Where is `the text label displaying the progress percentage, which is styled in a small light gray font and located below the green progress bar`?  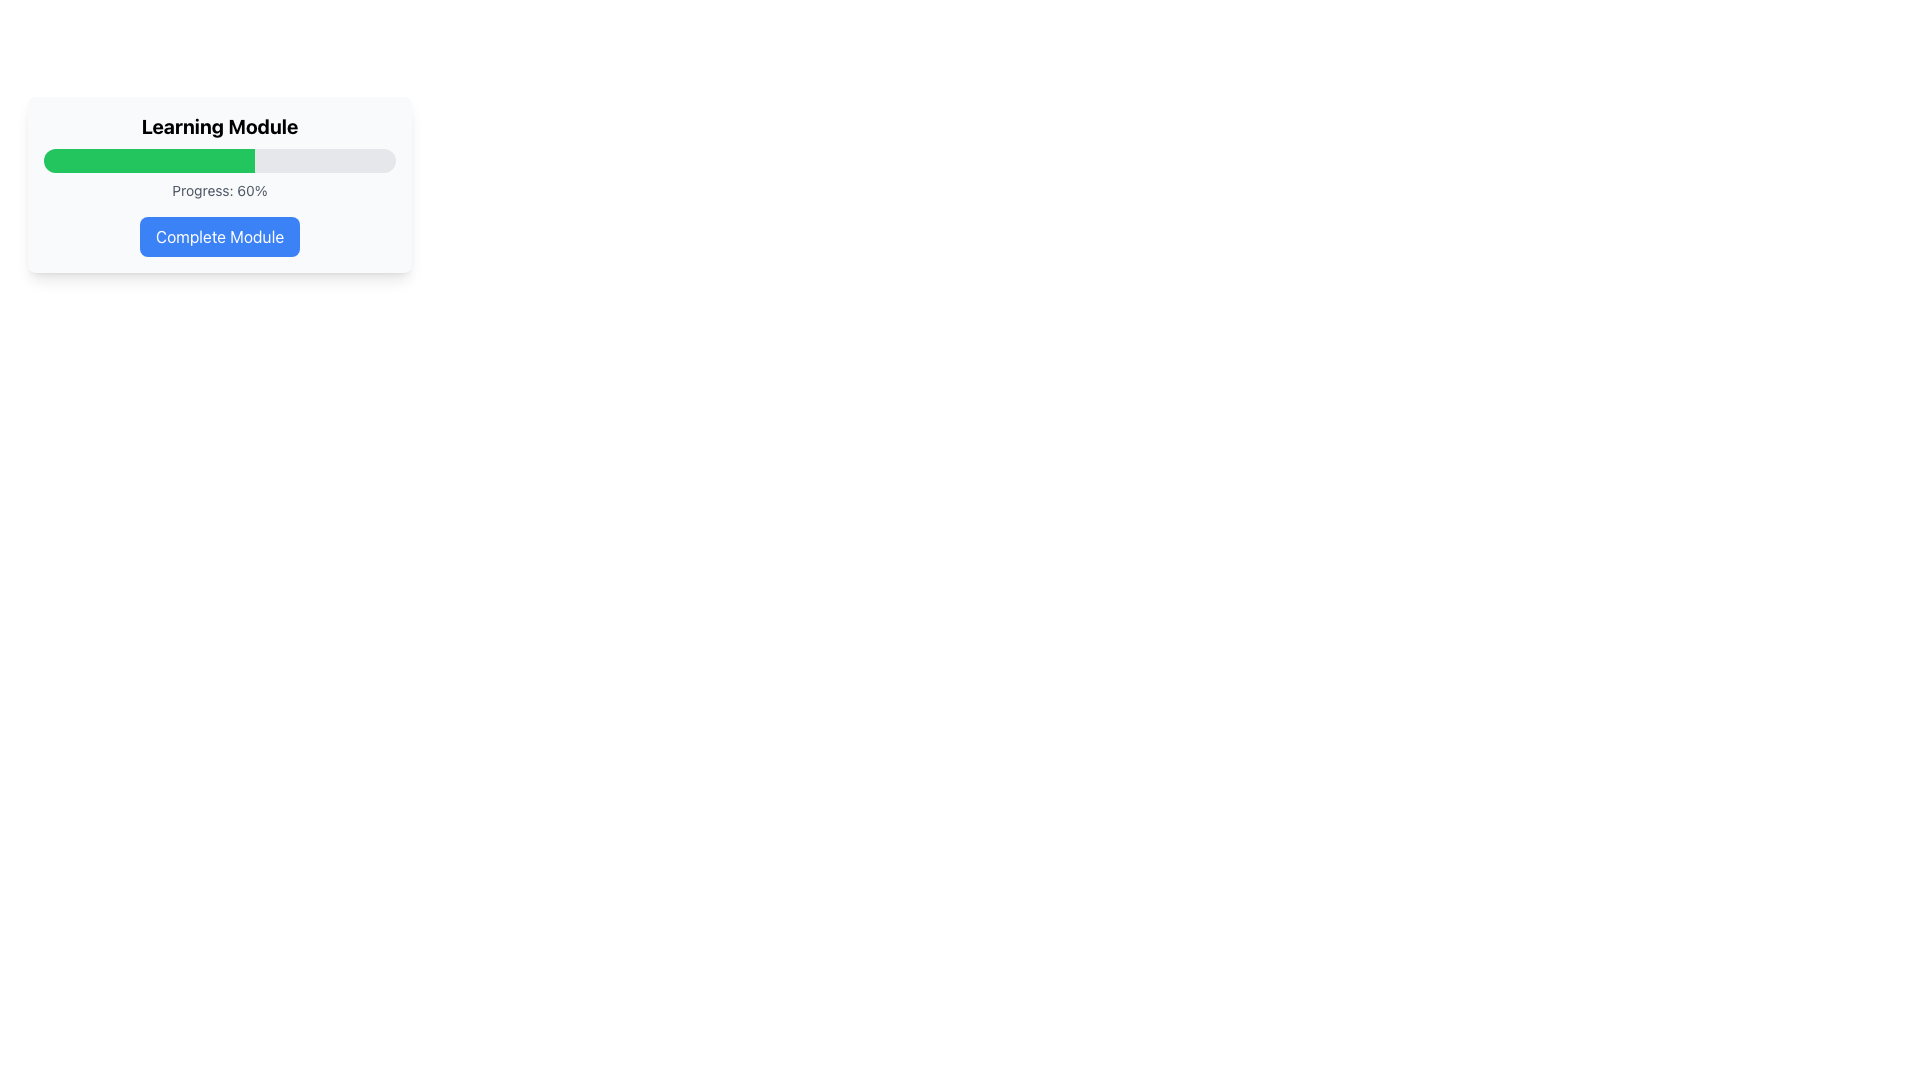
the text label displaying the progress percentage, which is styled in a small light gray font and located below the green progress bar is located at coordinates (220, 191).